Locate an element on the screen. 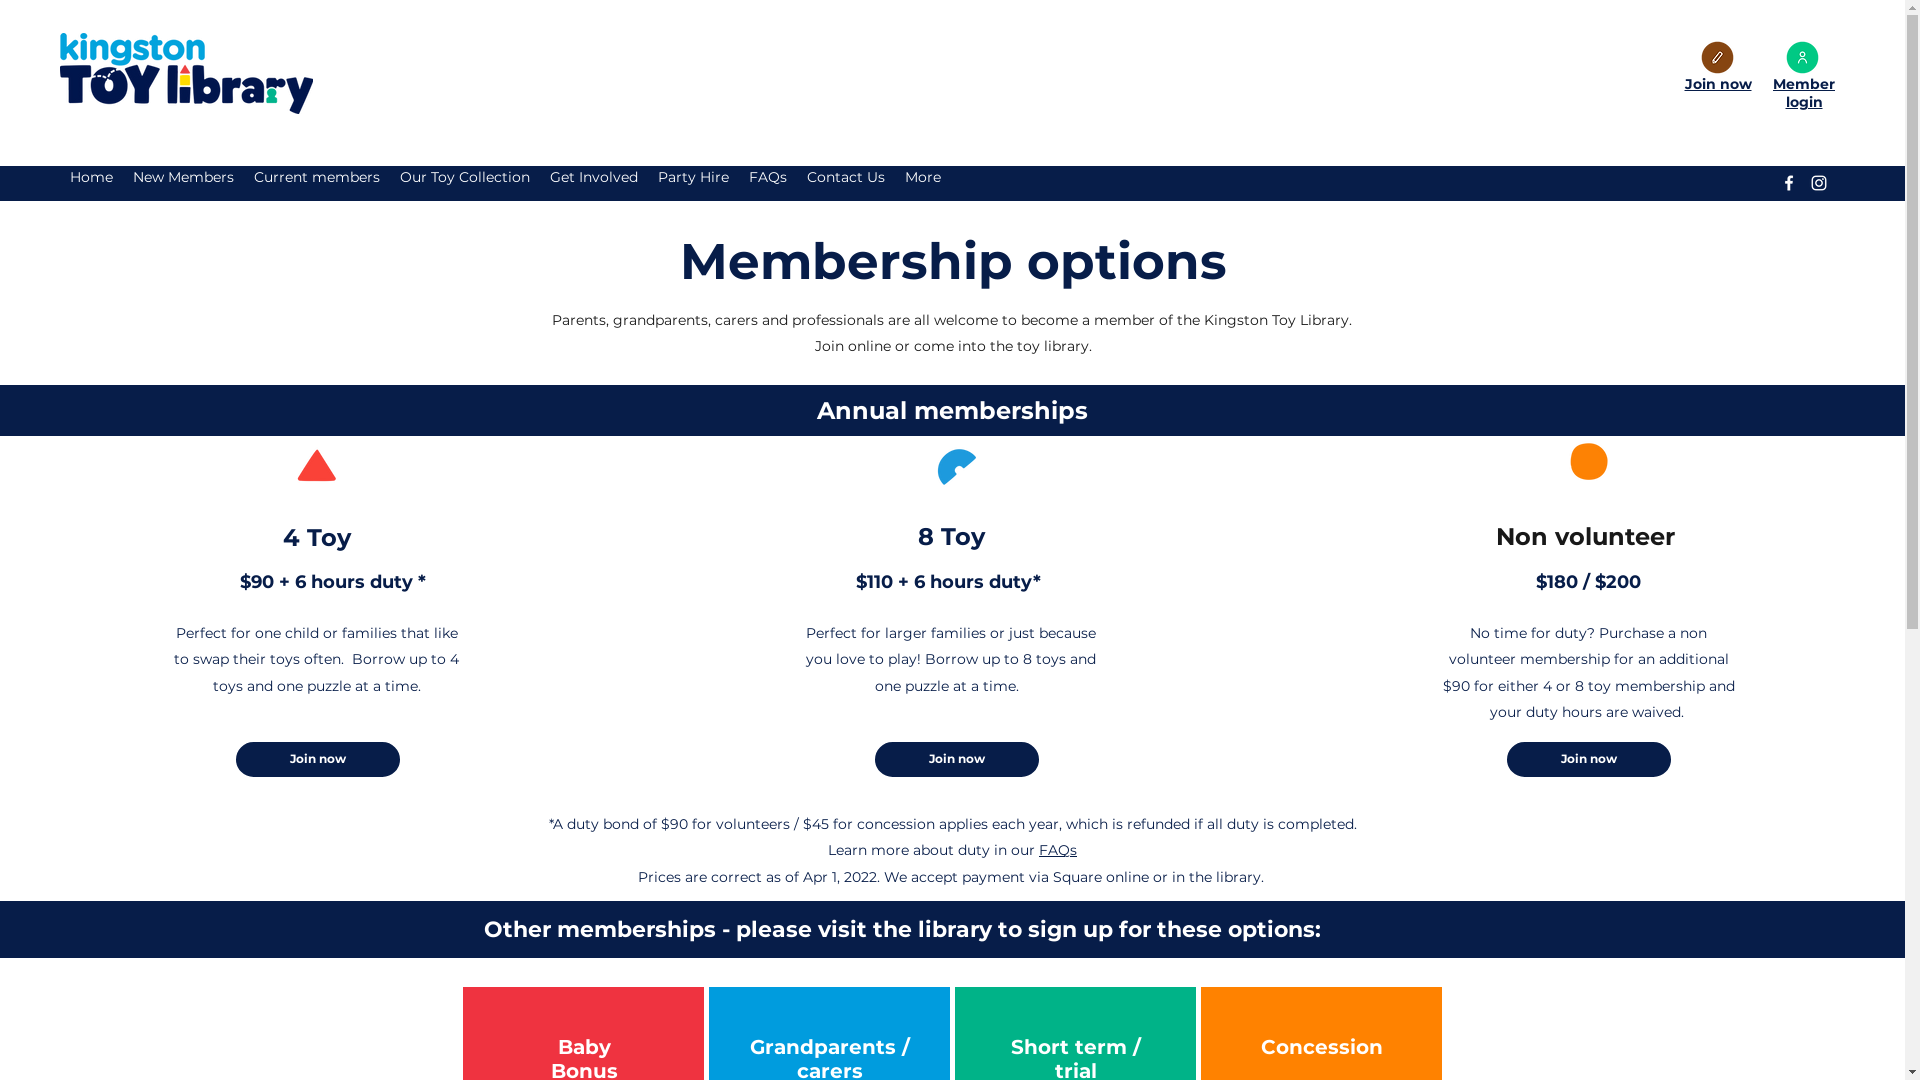  'Party Hire' is located at coordinates (693, 182).